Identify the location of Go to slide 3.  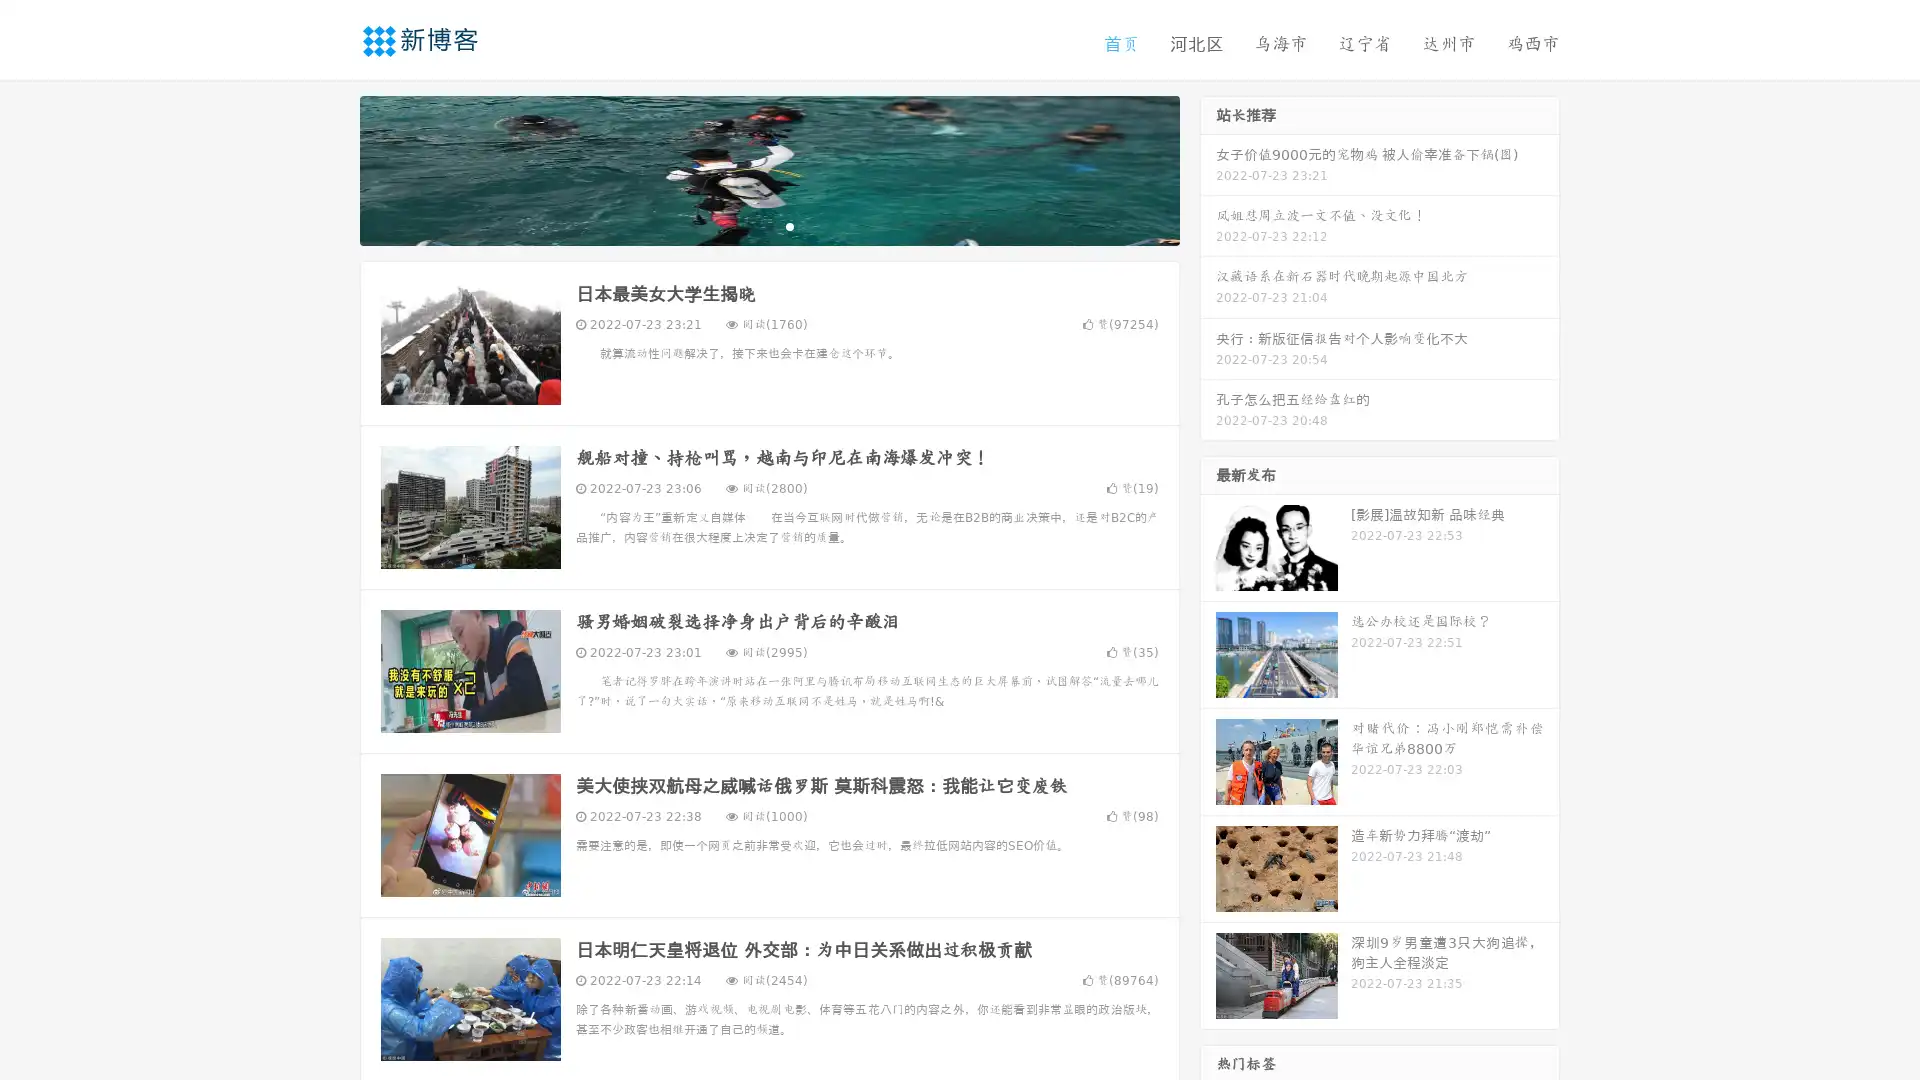
(789, 225).